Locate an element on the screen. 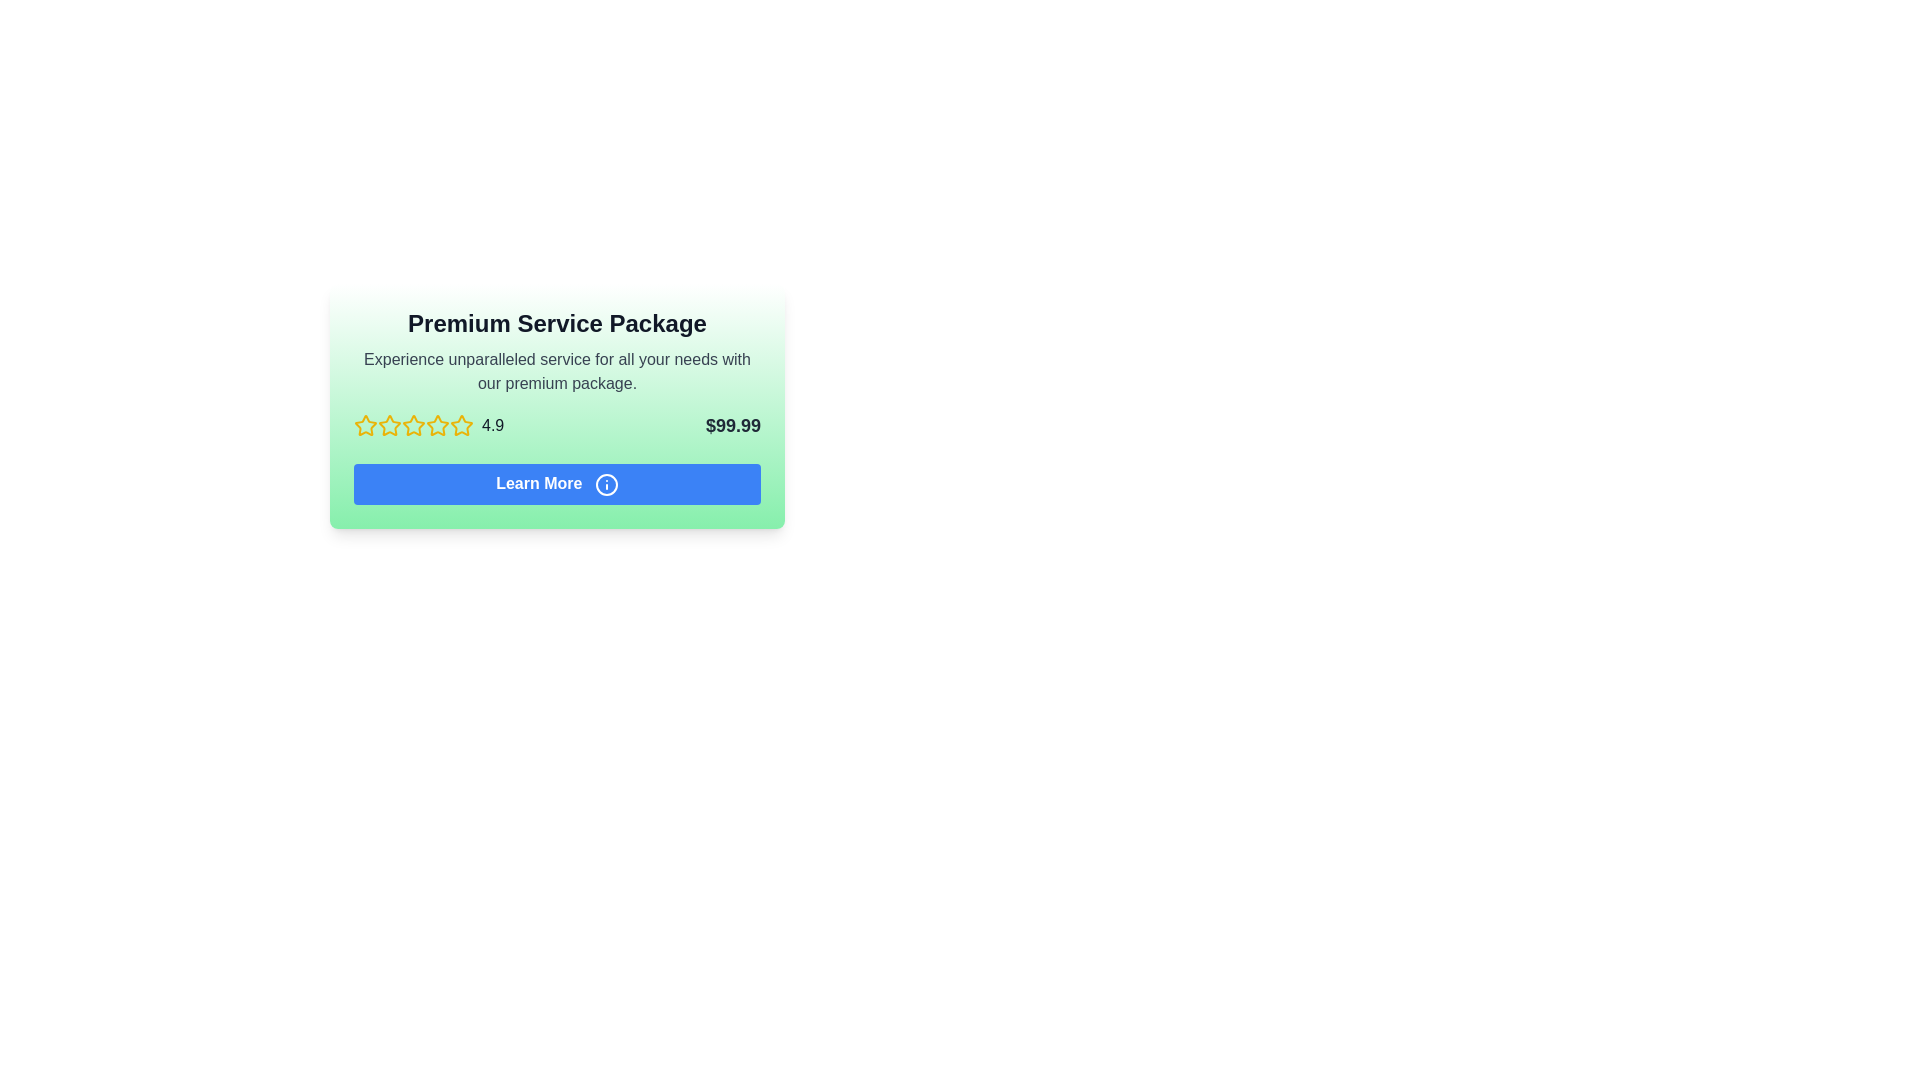 The image size is (1920, 1080). the second star icon in the rating section, which represents one star of a rating scale, located below the primary heading and to the left of the numerical rating 4.9 is located at coordinates (412, 424).